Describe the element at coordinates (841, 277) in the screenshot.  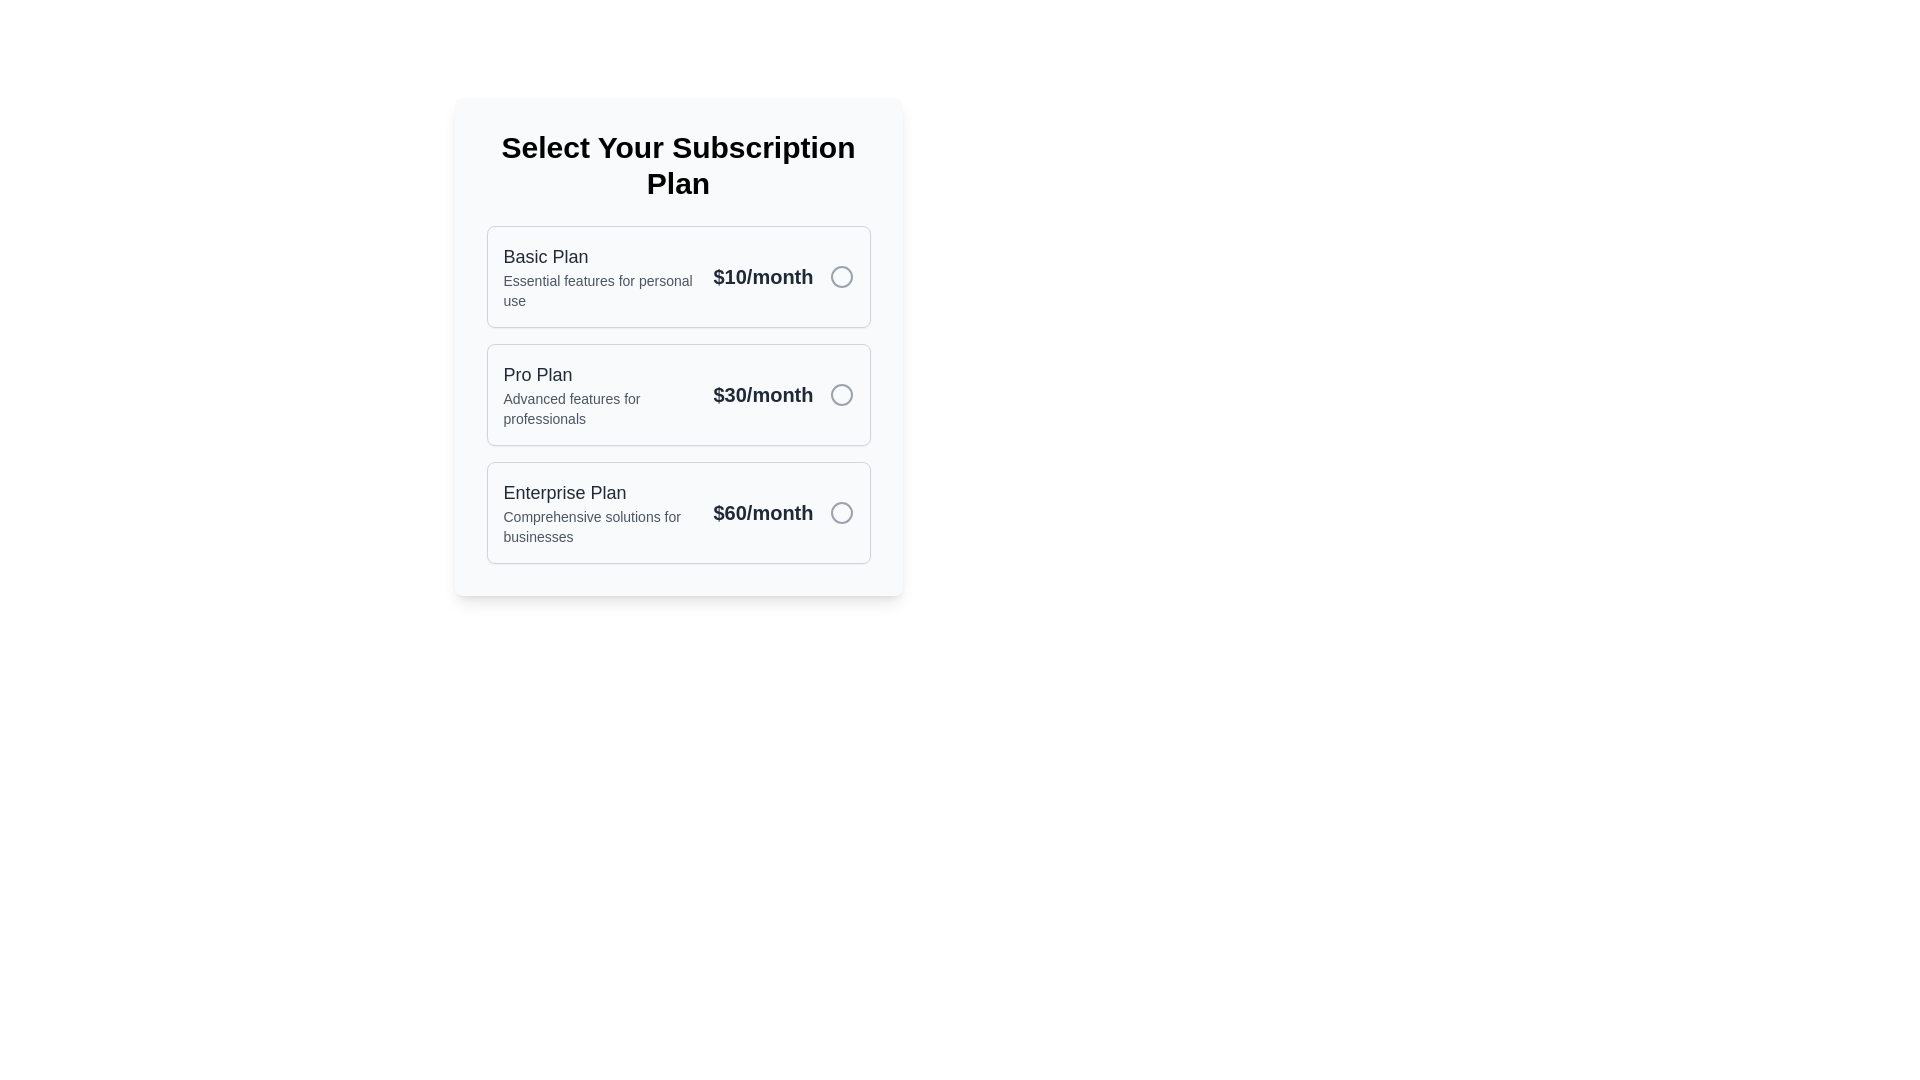
I see `the radio button indicator for the 'Basic Plan' option to provide visual feedback` at that location.